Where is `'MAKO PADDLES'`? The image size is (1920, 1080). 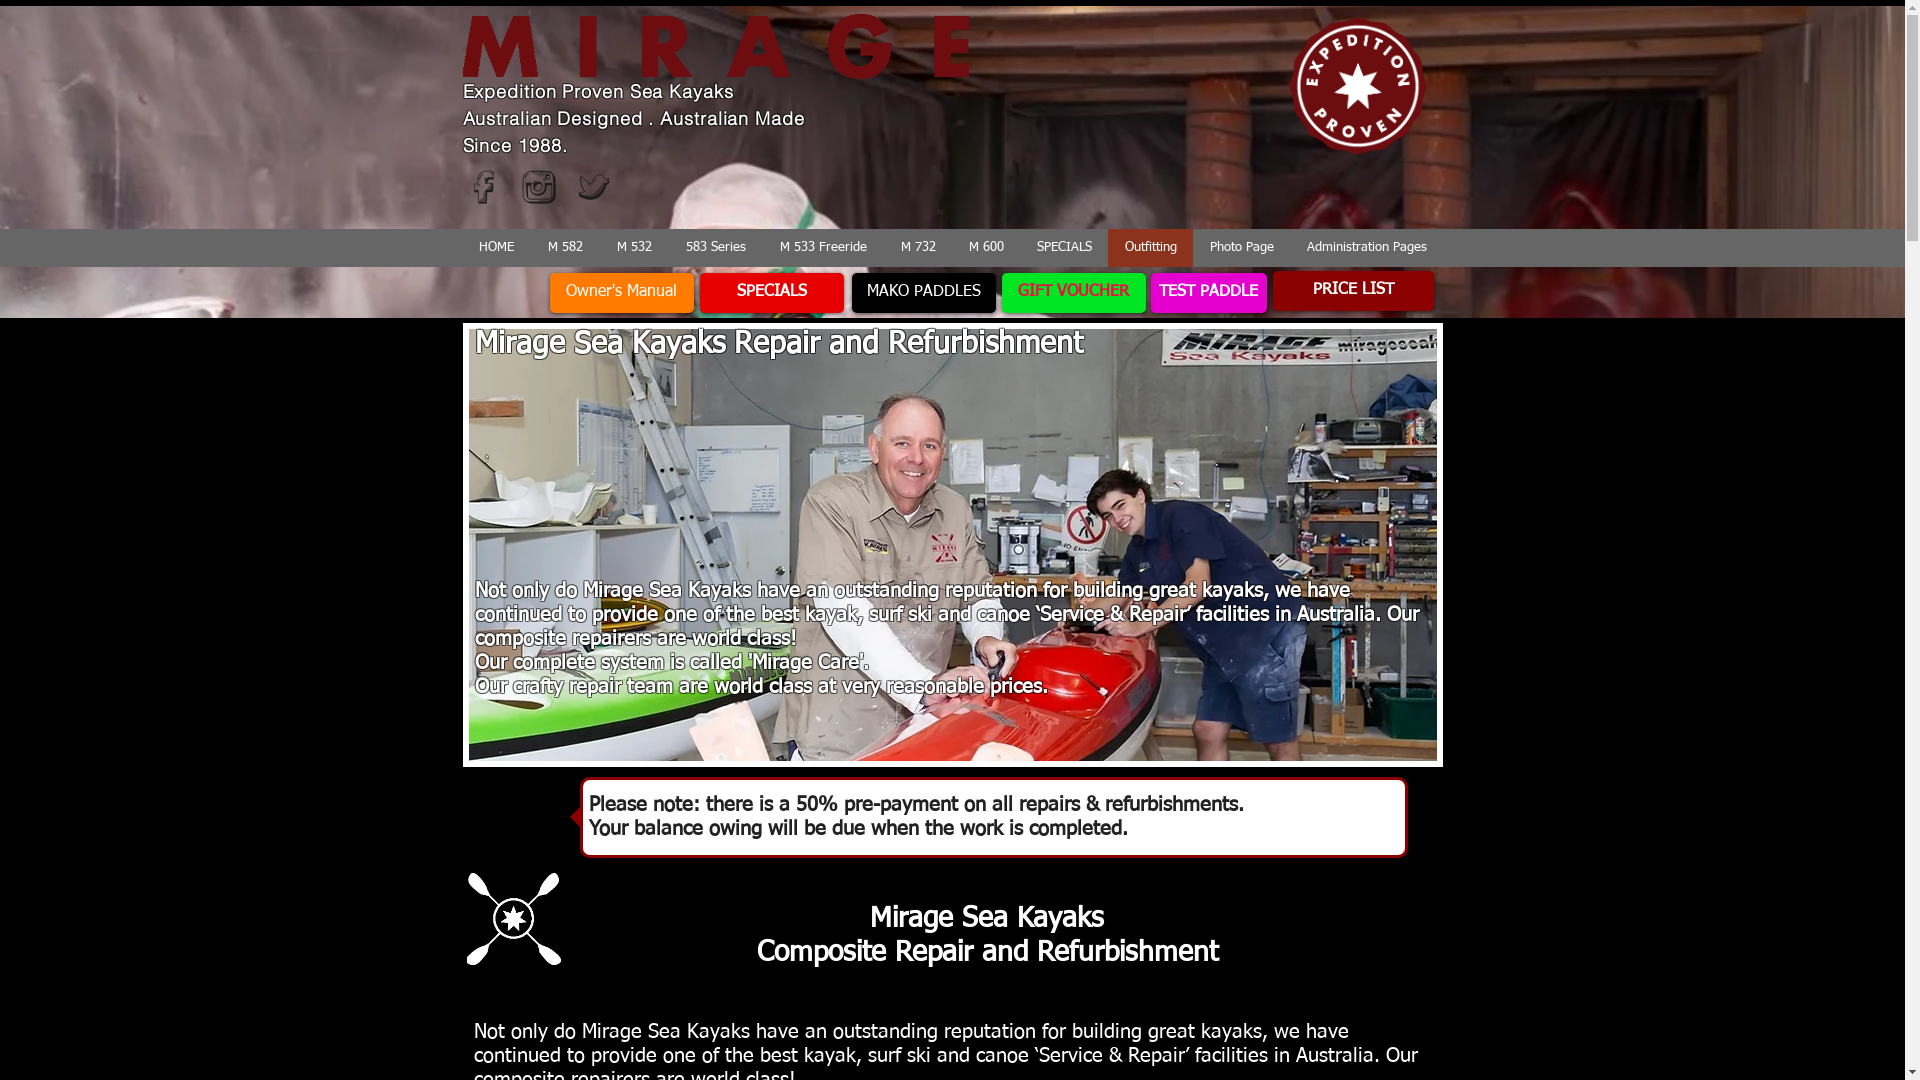 'MAKO PADDLES' is located at coordinates (923, 293).